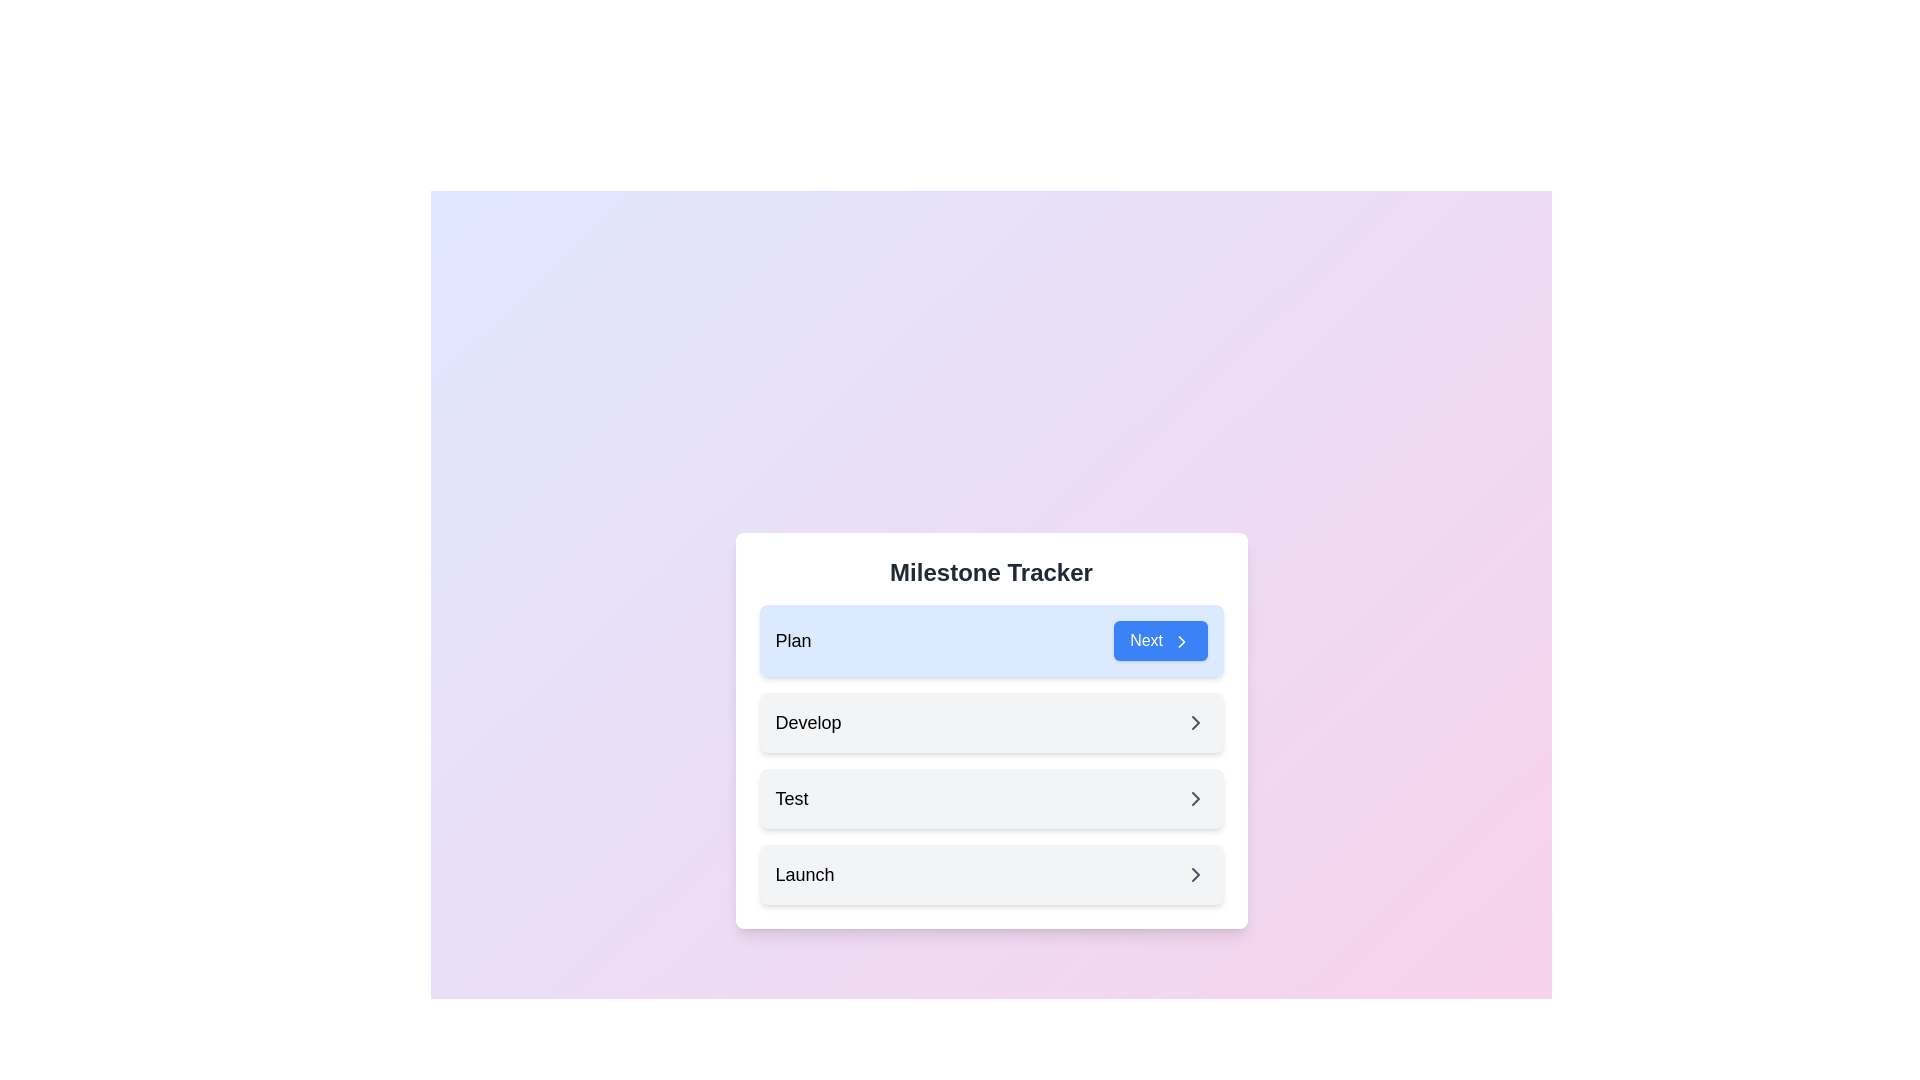  What do you see at coordinates (1195, 722) in the screenshot?
I see `the chevron icon located on the right side of the 'Develop' row in the feature tracker interface` at bounding box center [1195, 722].